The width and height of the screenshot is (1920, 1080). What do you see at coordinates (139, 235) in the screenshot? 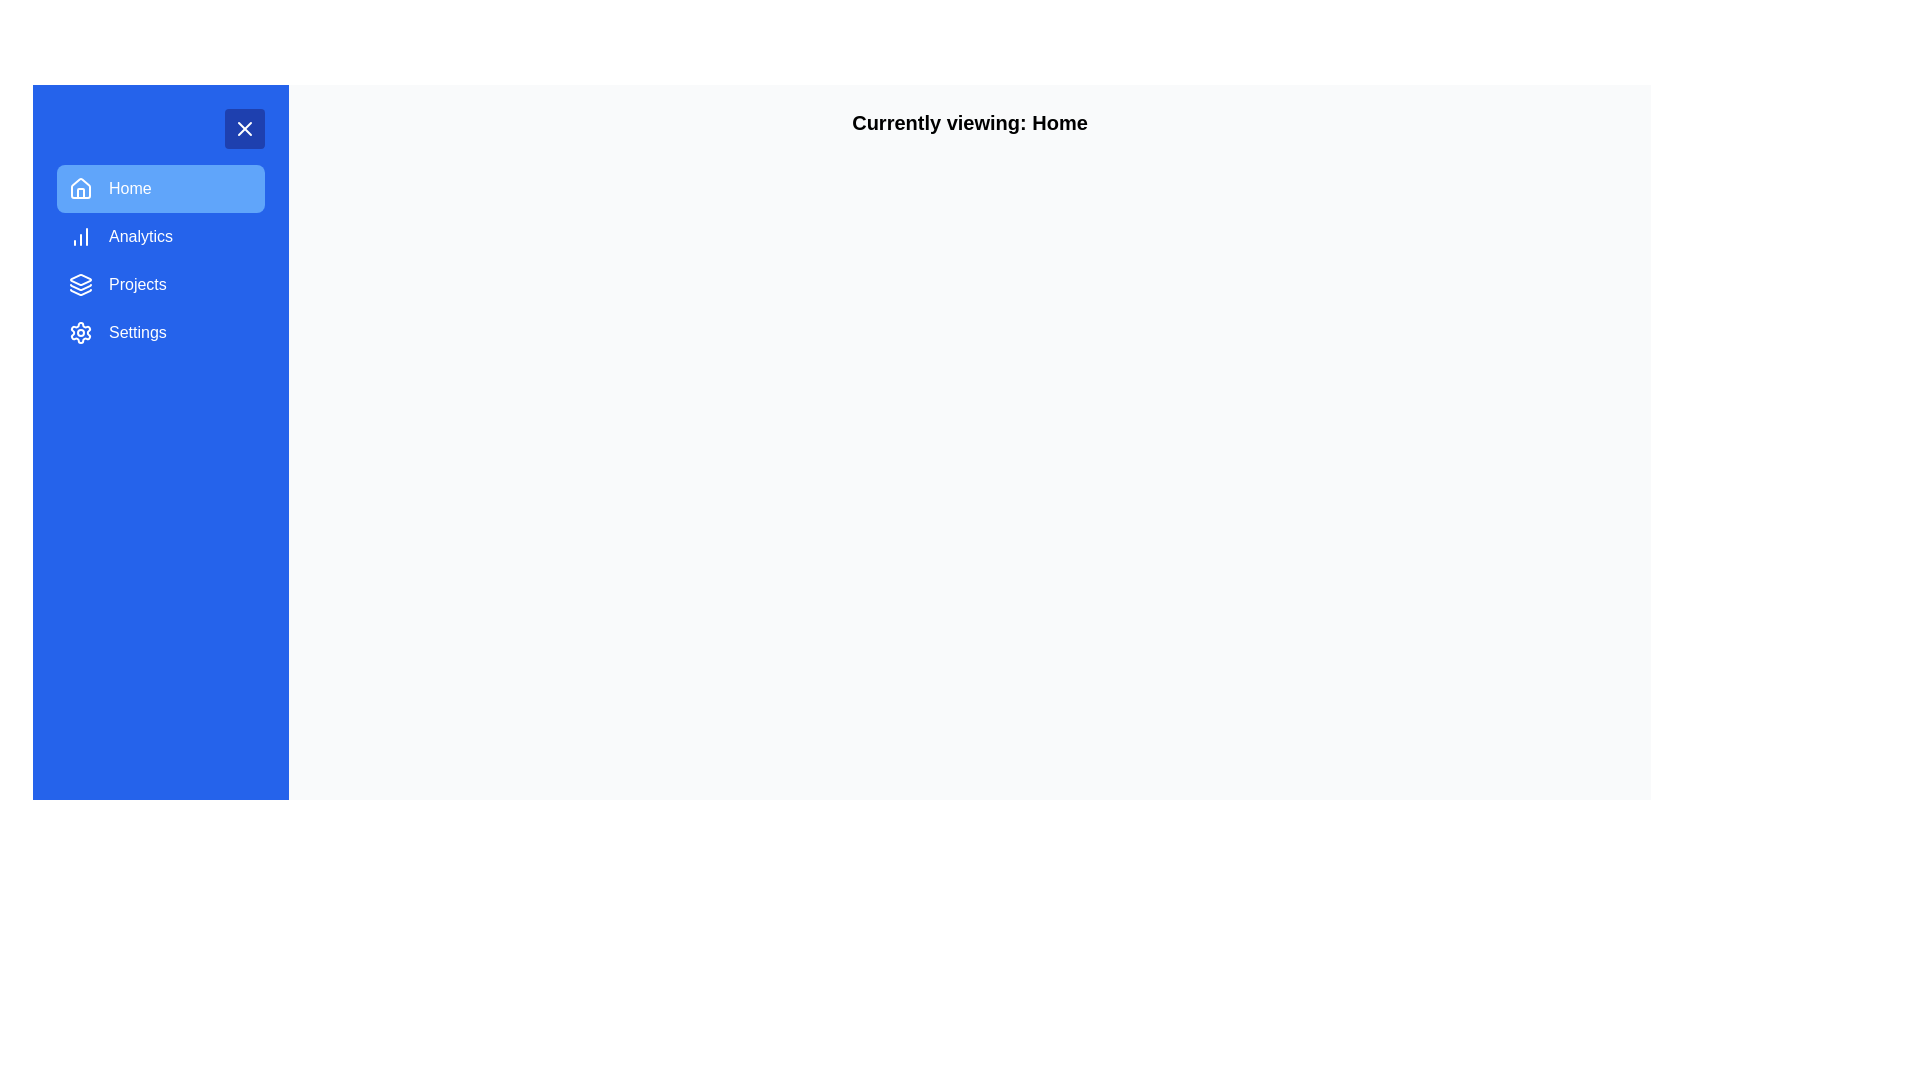
I see `text label that serves as the navigation menu item for analytics, located in the second row of the vertical navigation panel below the 'Home' menu item` at bounding box center [139, 235].